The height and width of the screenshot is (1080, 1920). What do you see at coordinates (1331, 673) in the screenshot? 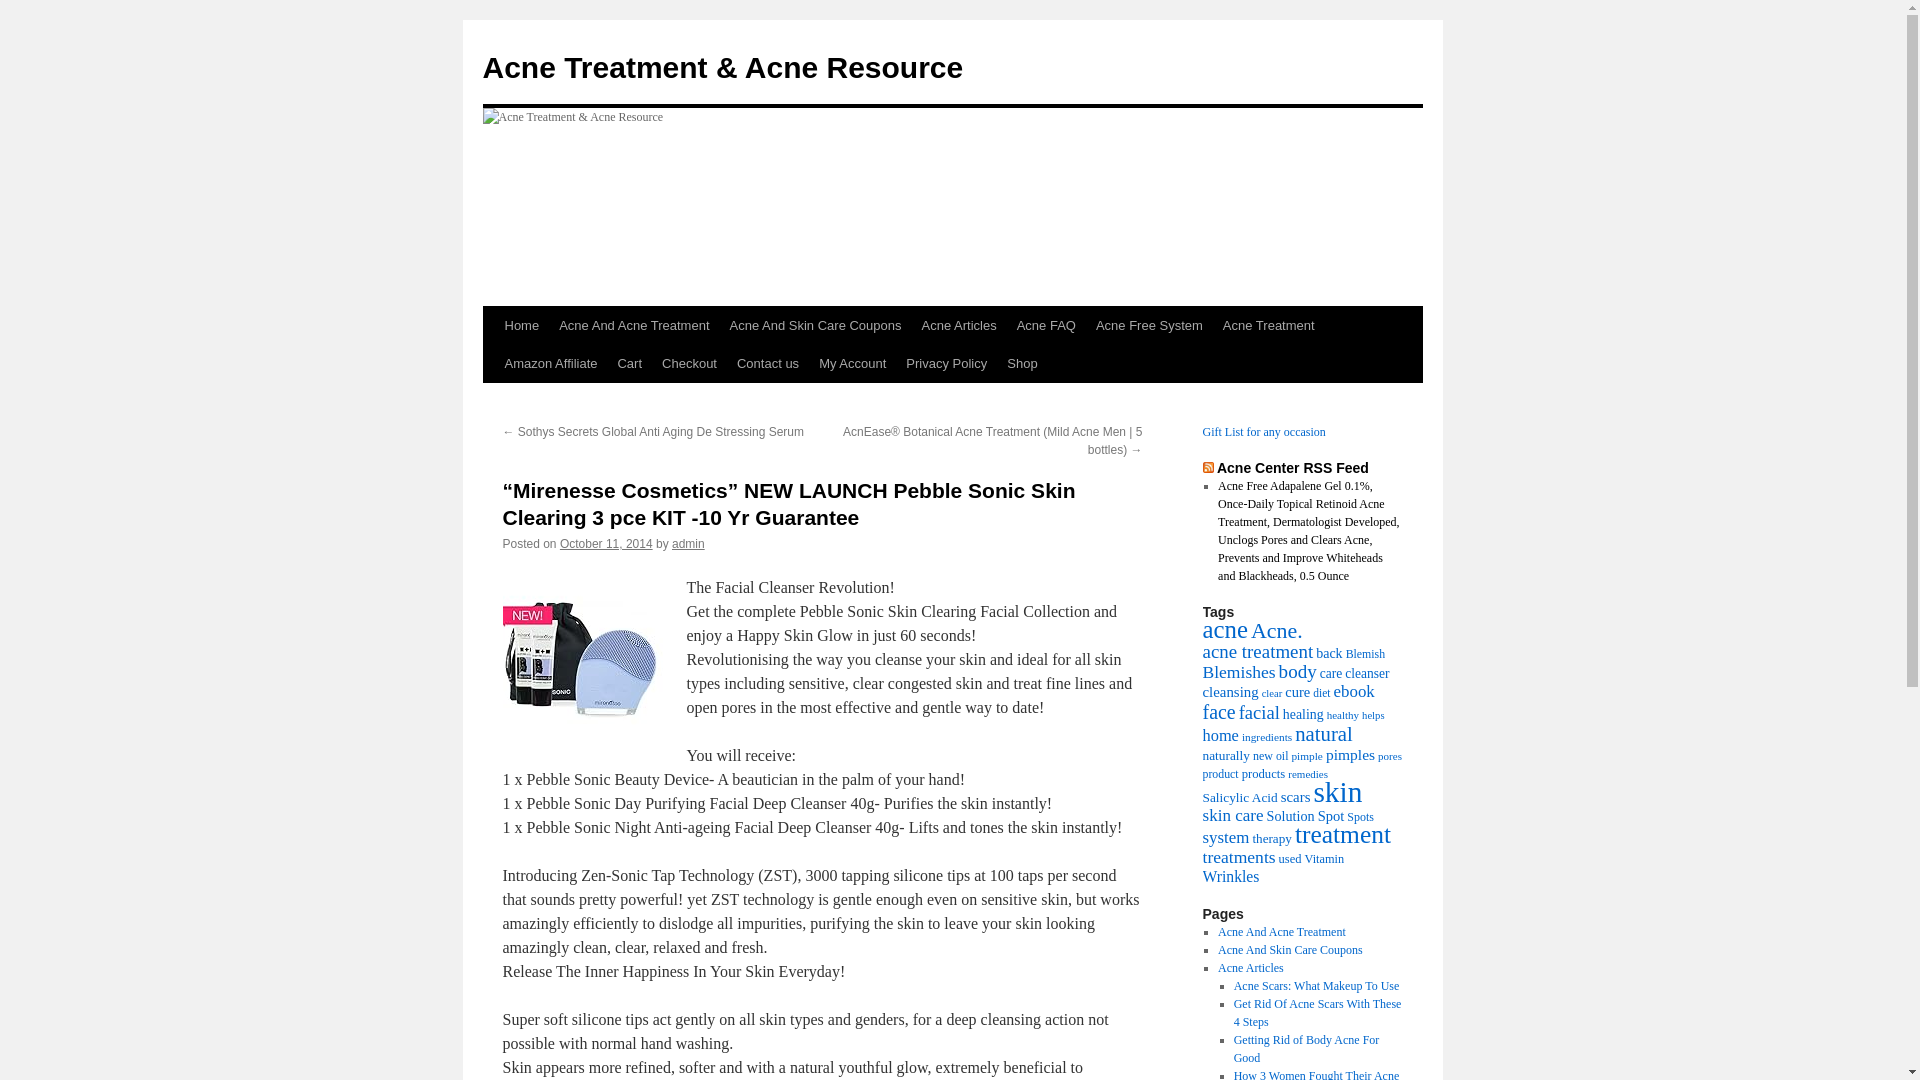
I see `'care'` at bounding box center [1331, 673].